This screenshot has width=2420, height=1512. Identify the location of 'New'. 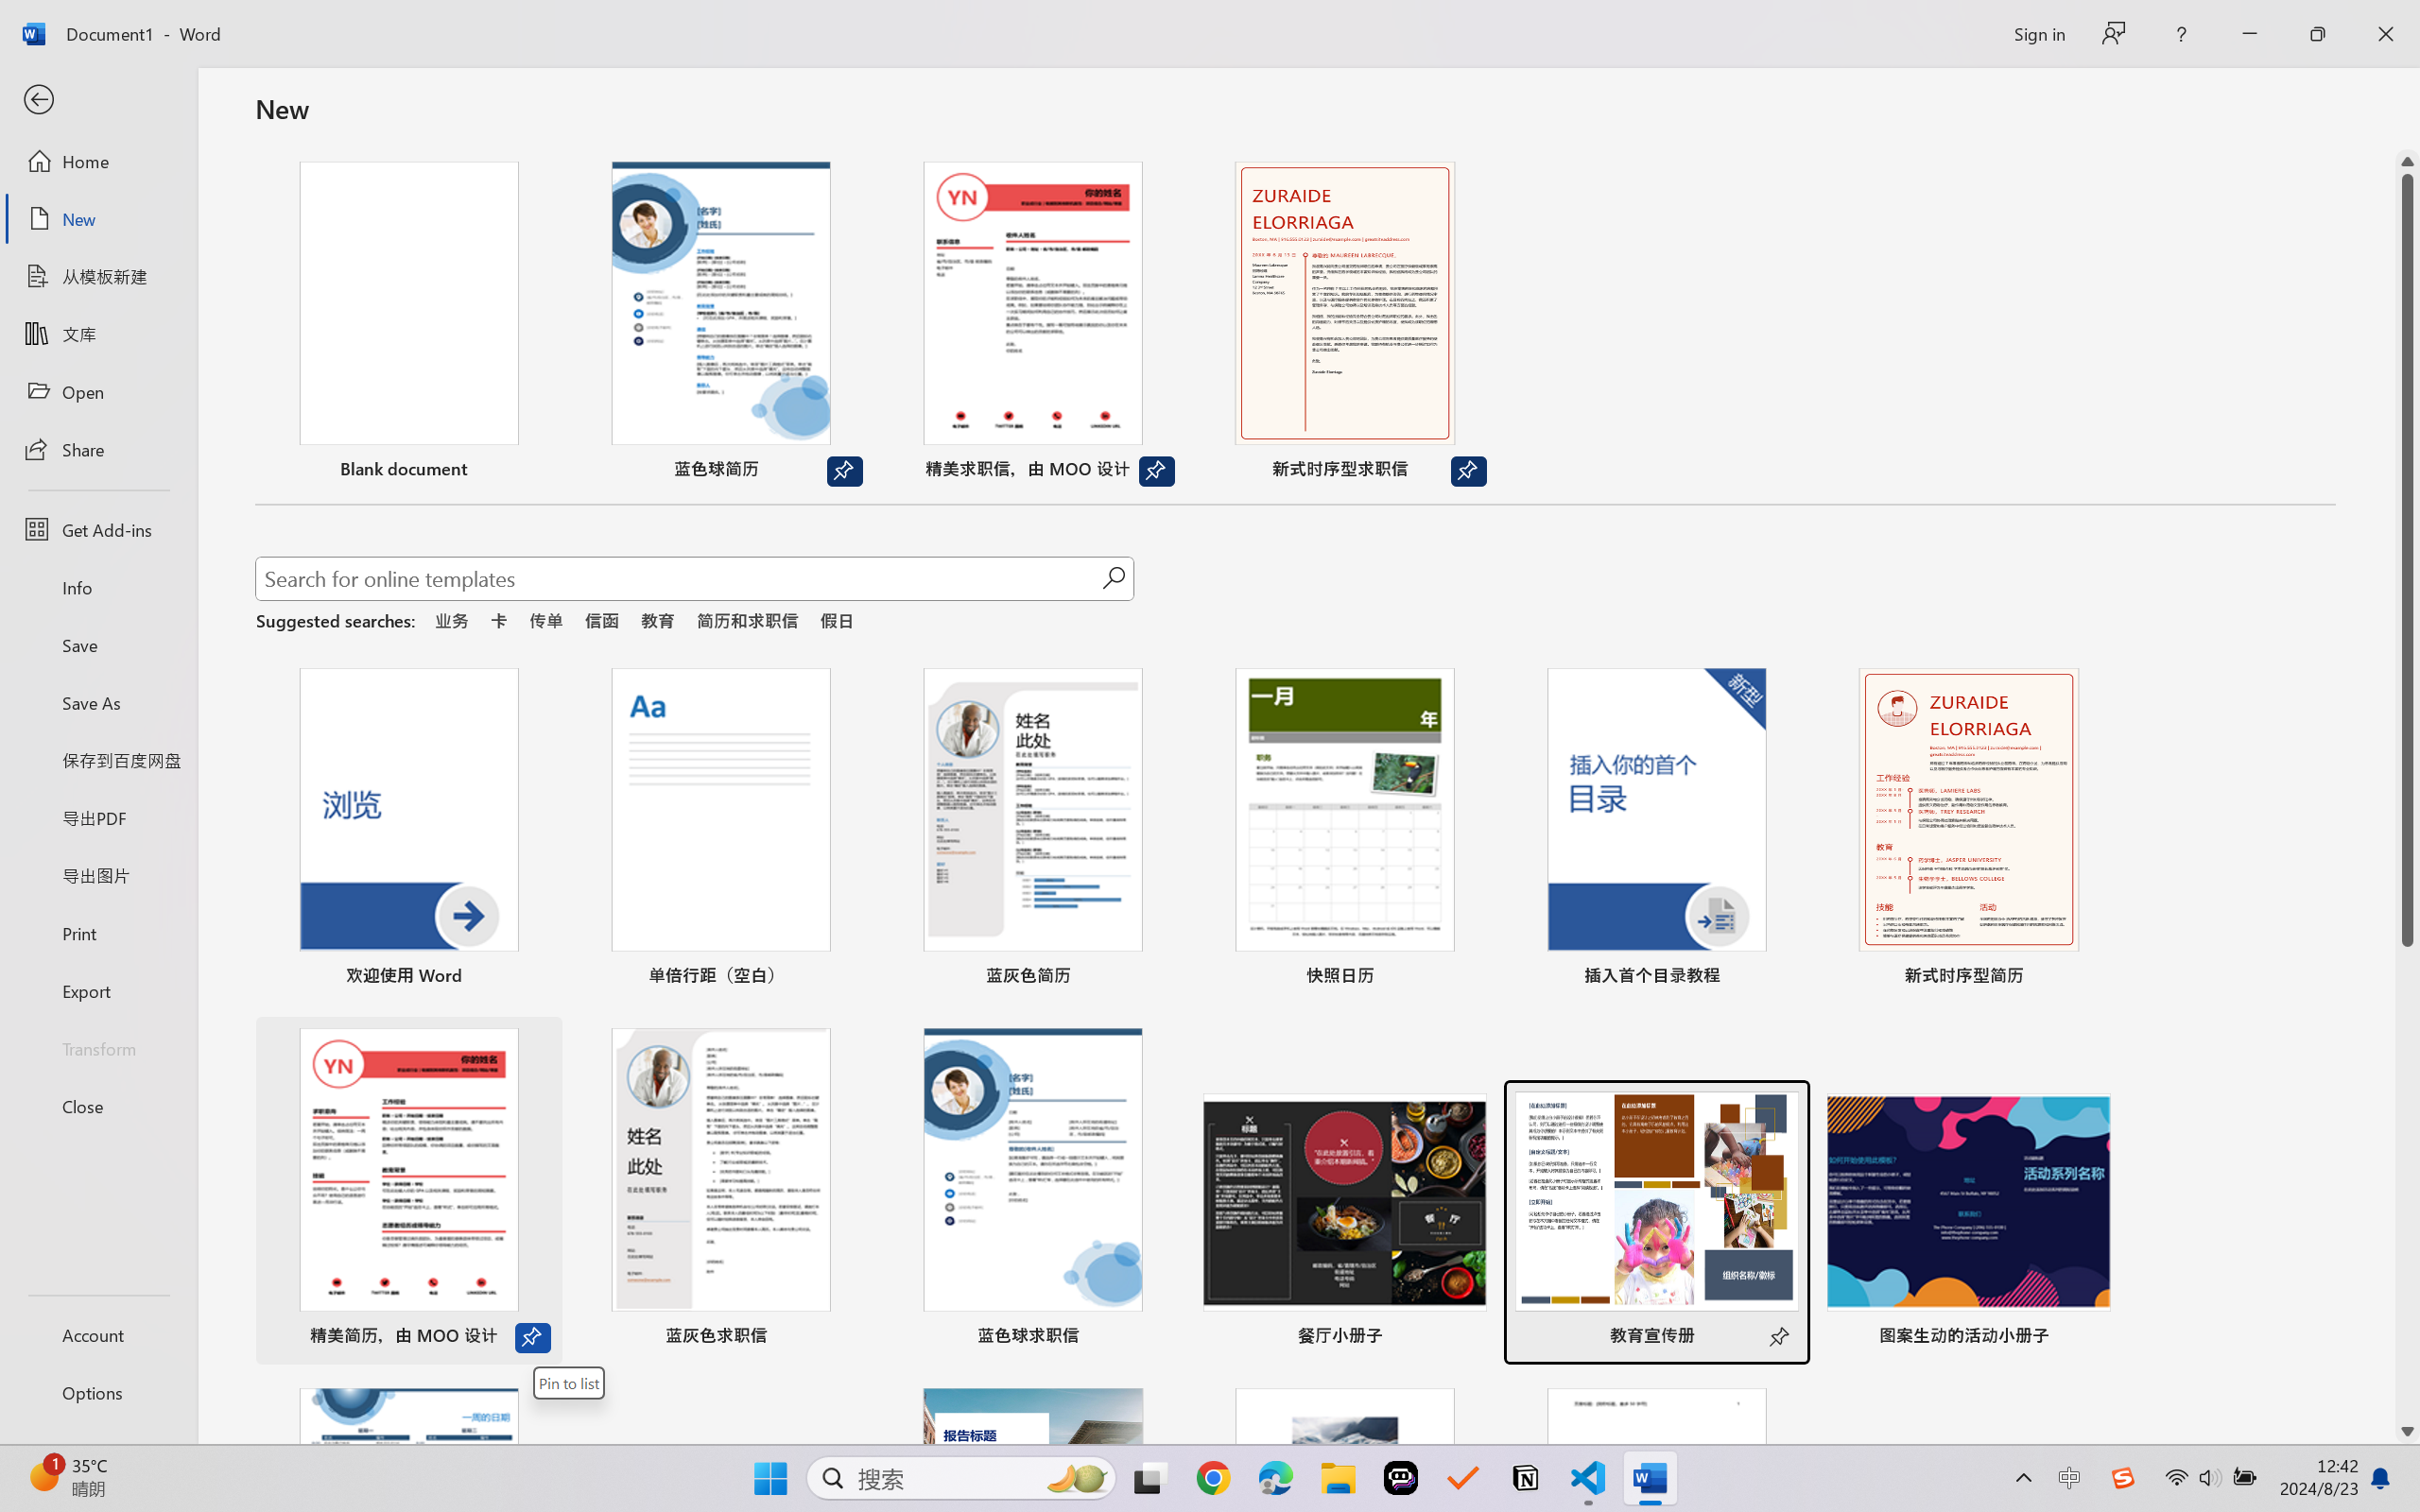
(97, 217).